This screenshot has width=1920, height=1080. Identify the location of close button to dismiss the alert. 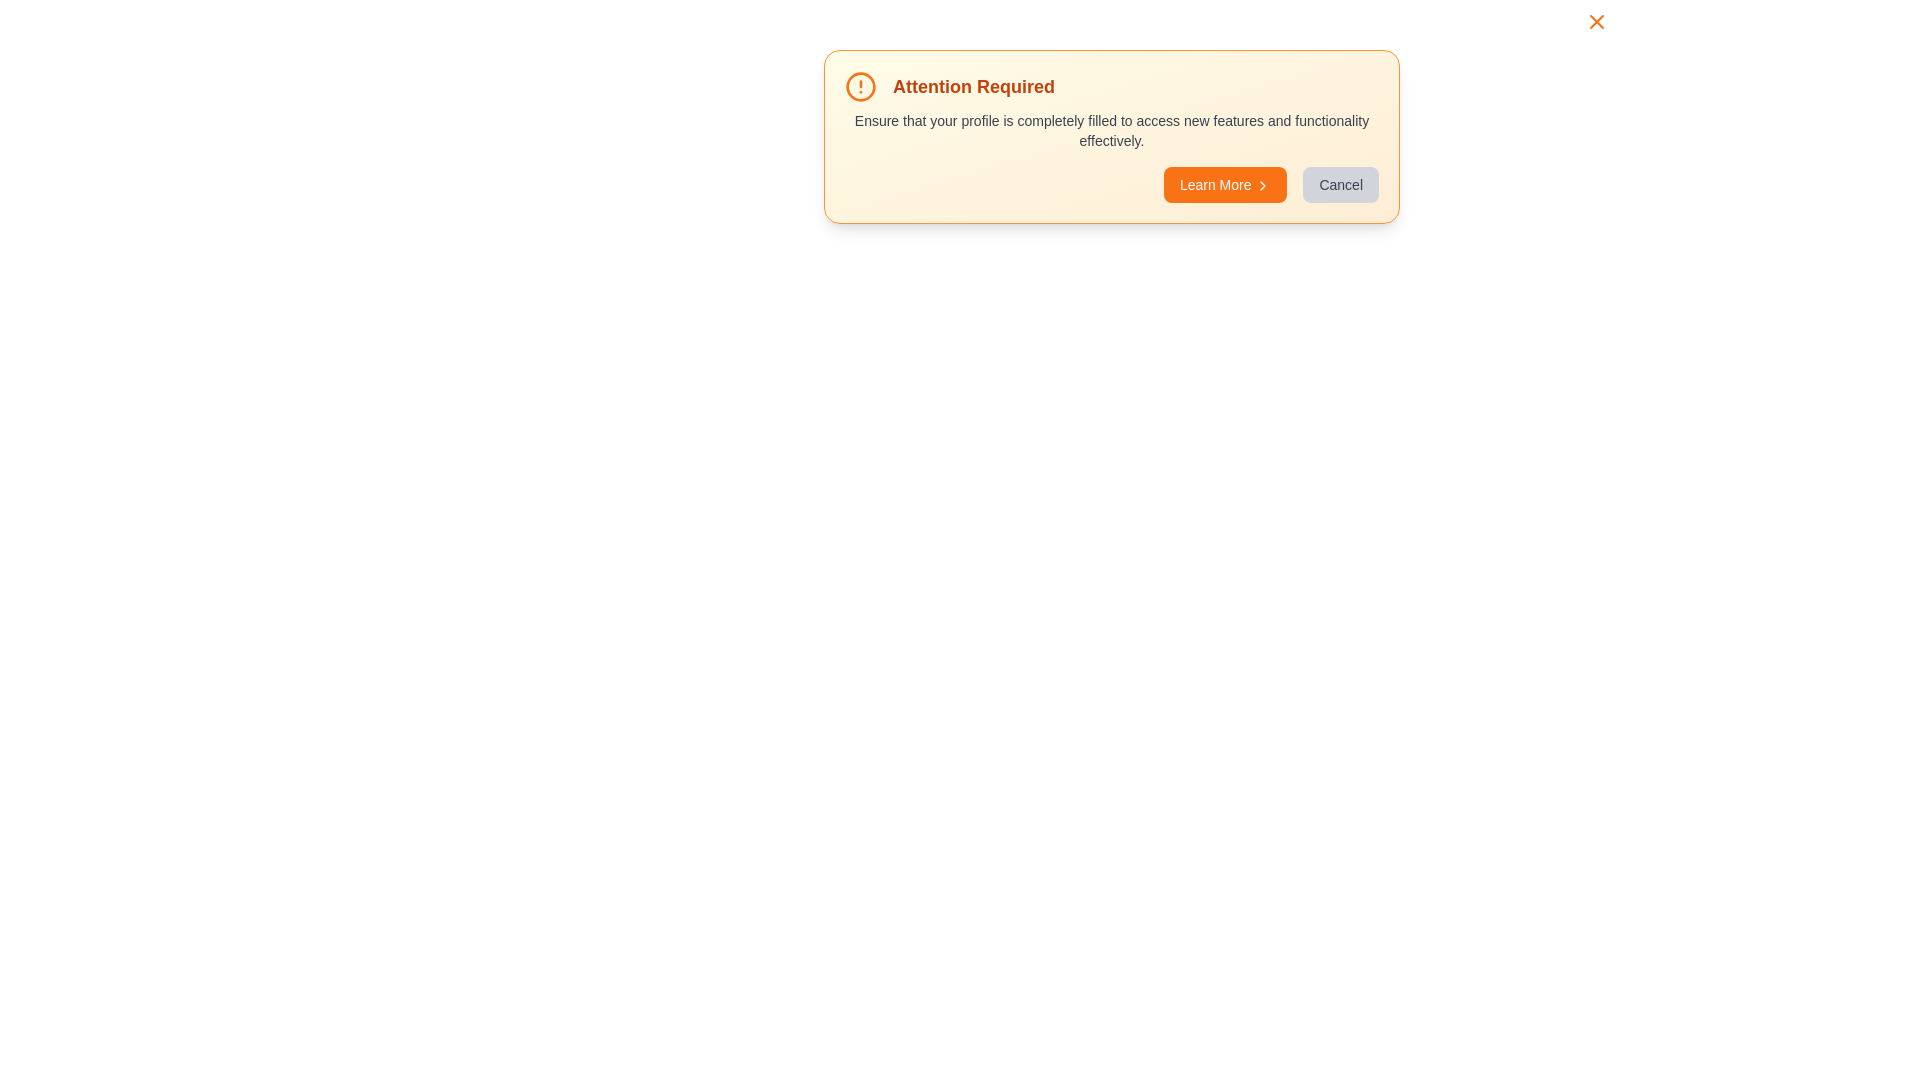
(1596, 22).